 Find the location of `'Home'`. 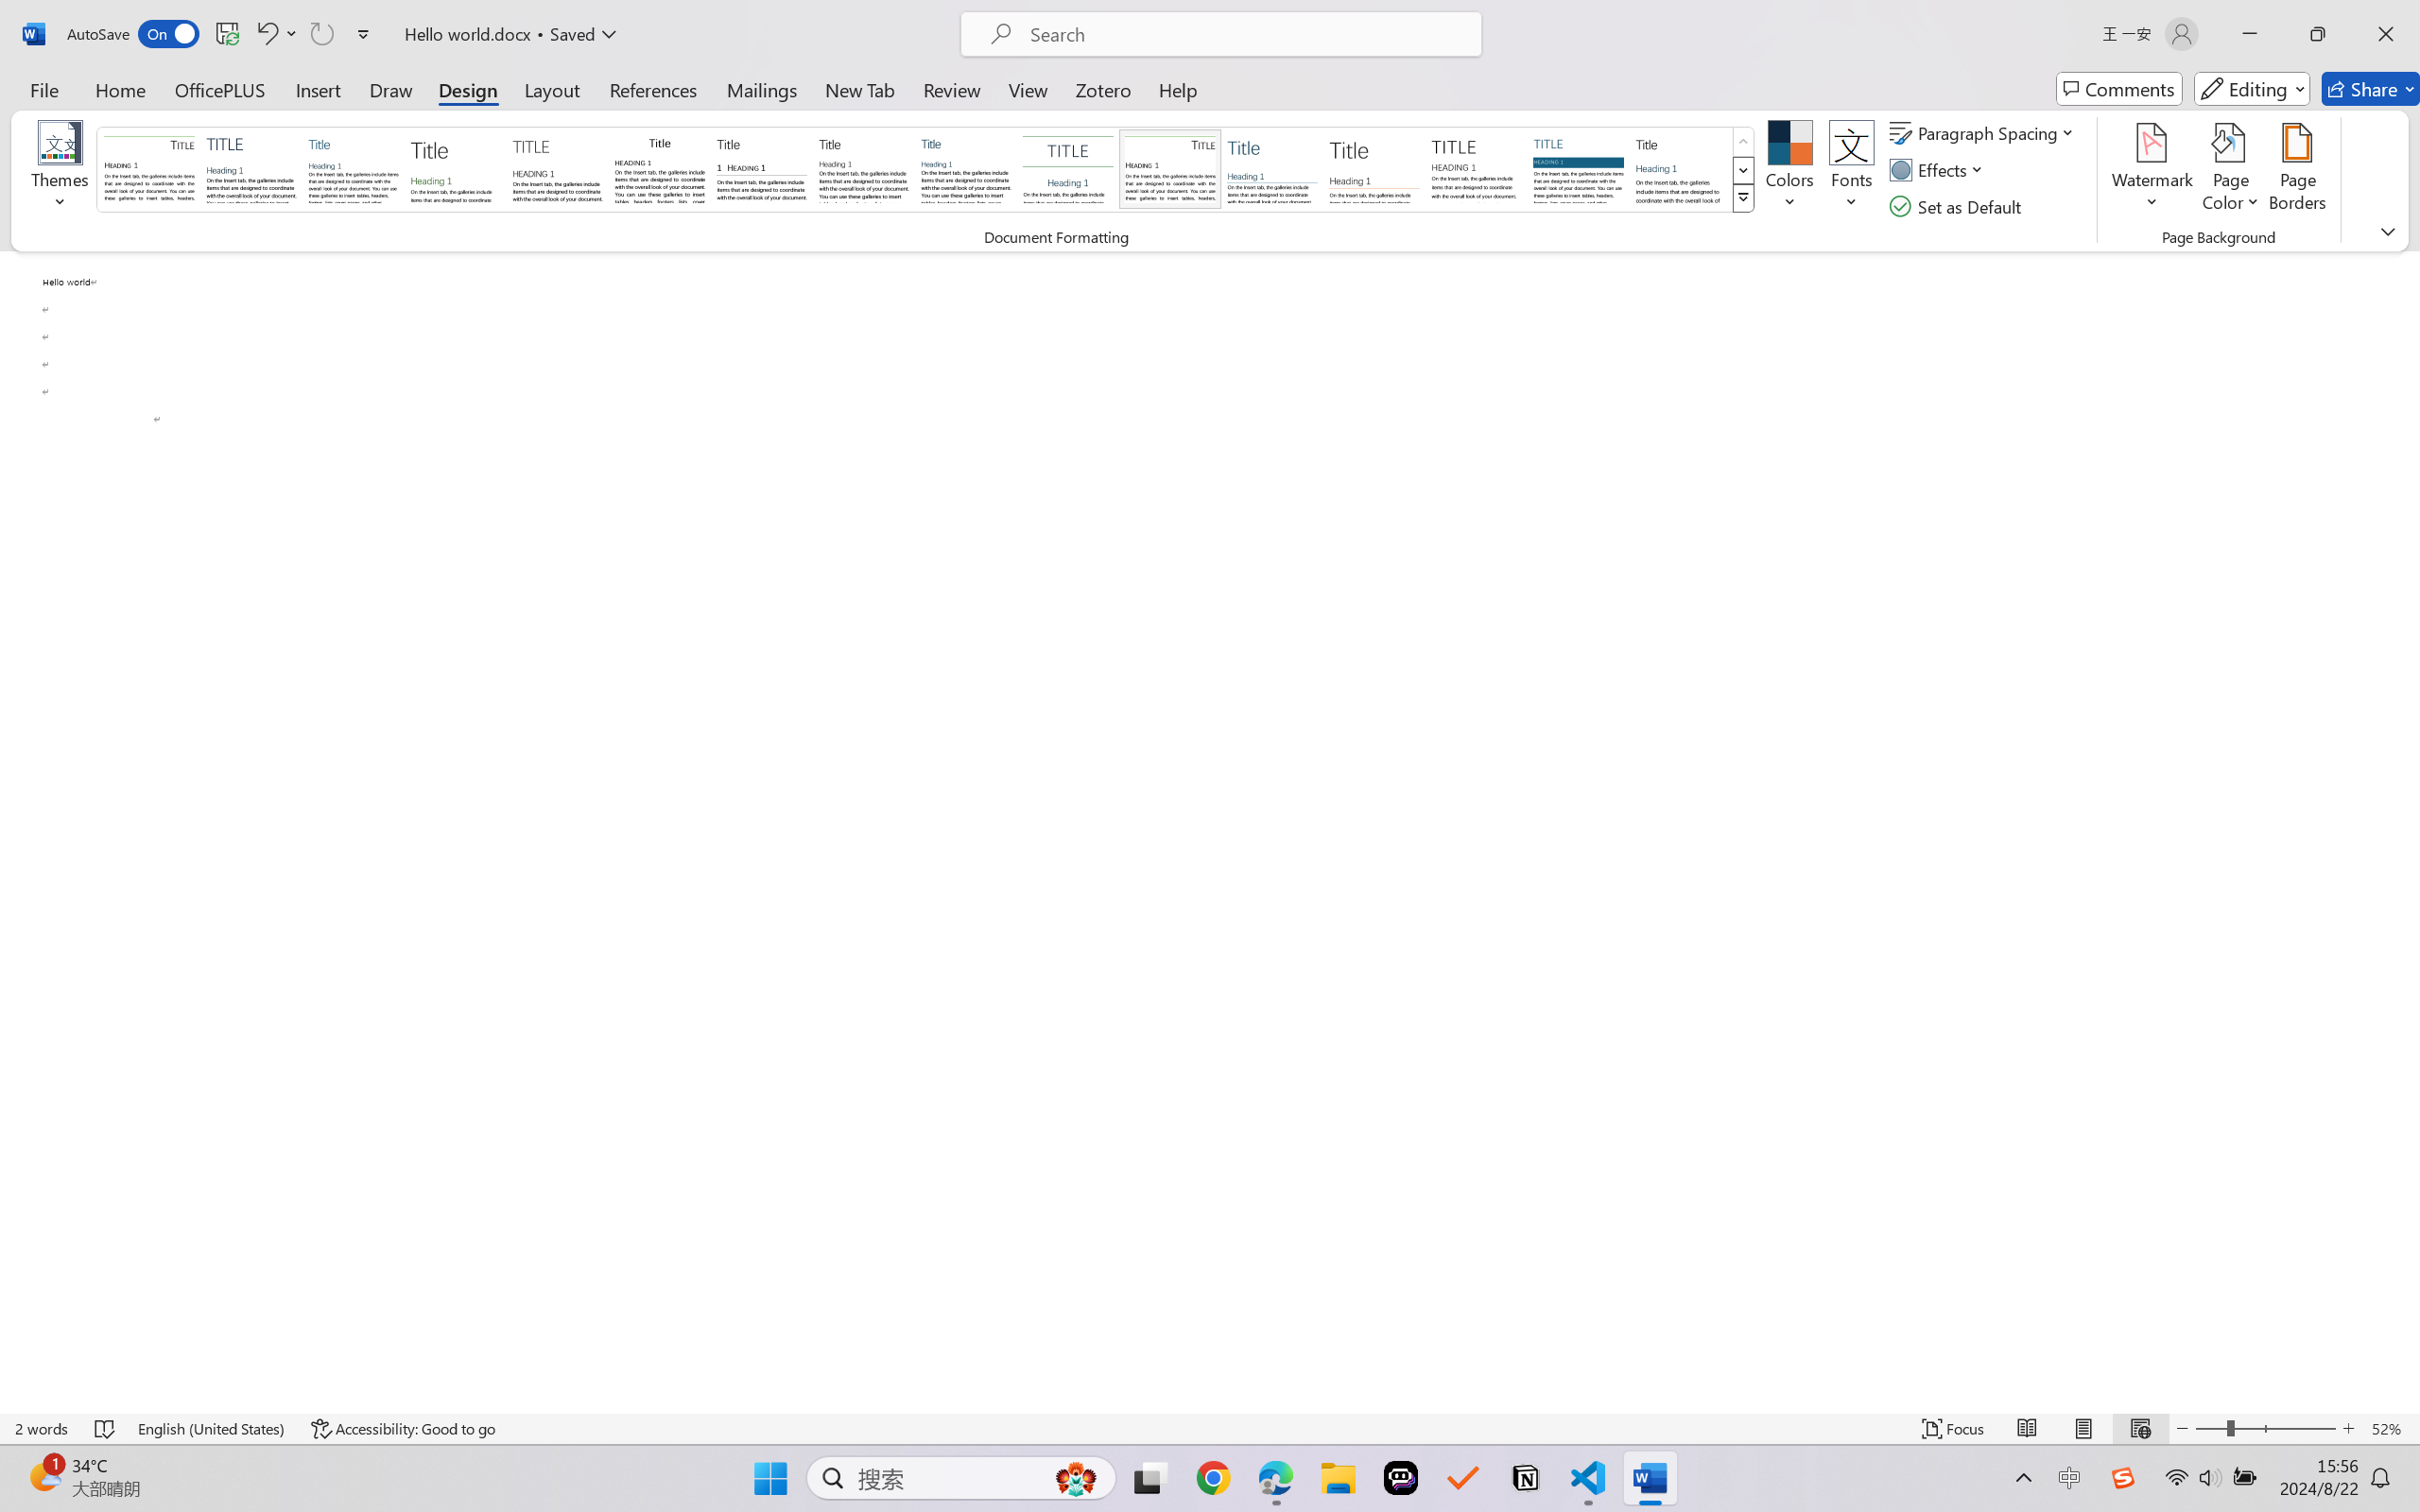

'Home' is located at coordinates (121, 88).